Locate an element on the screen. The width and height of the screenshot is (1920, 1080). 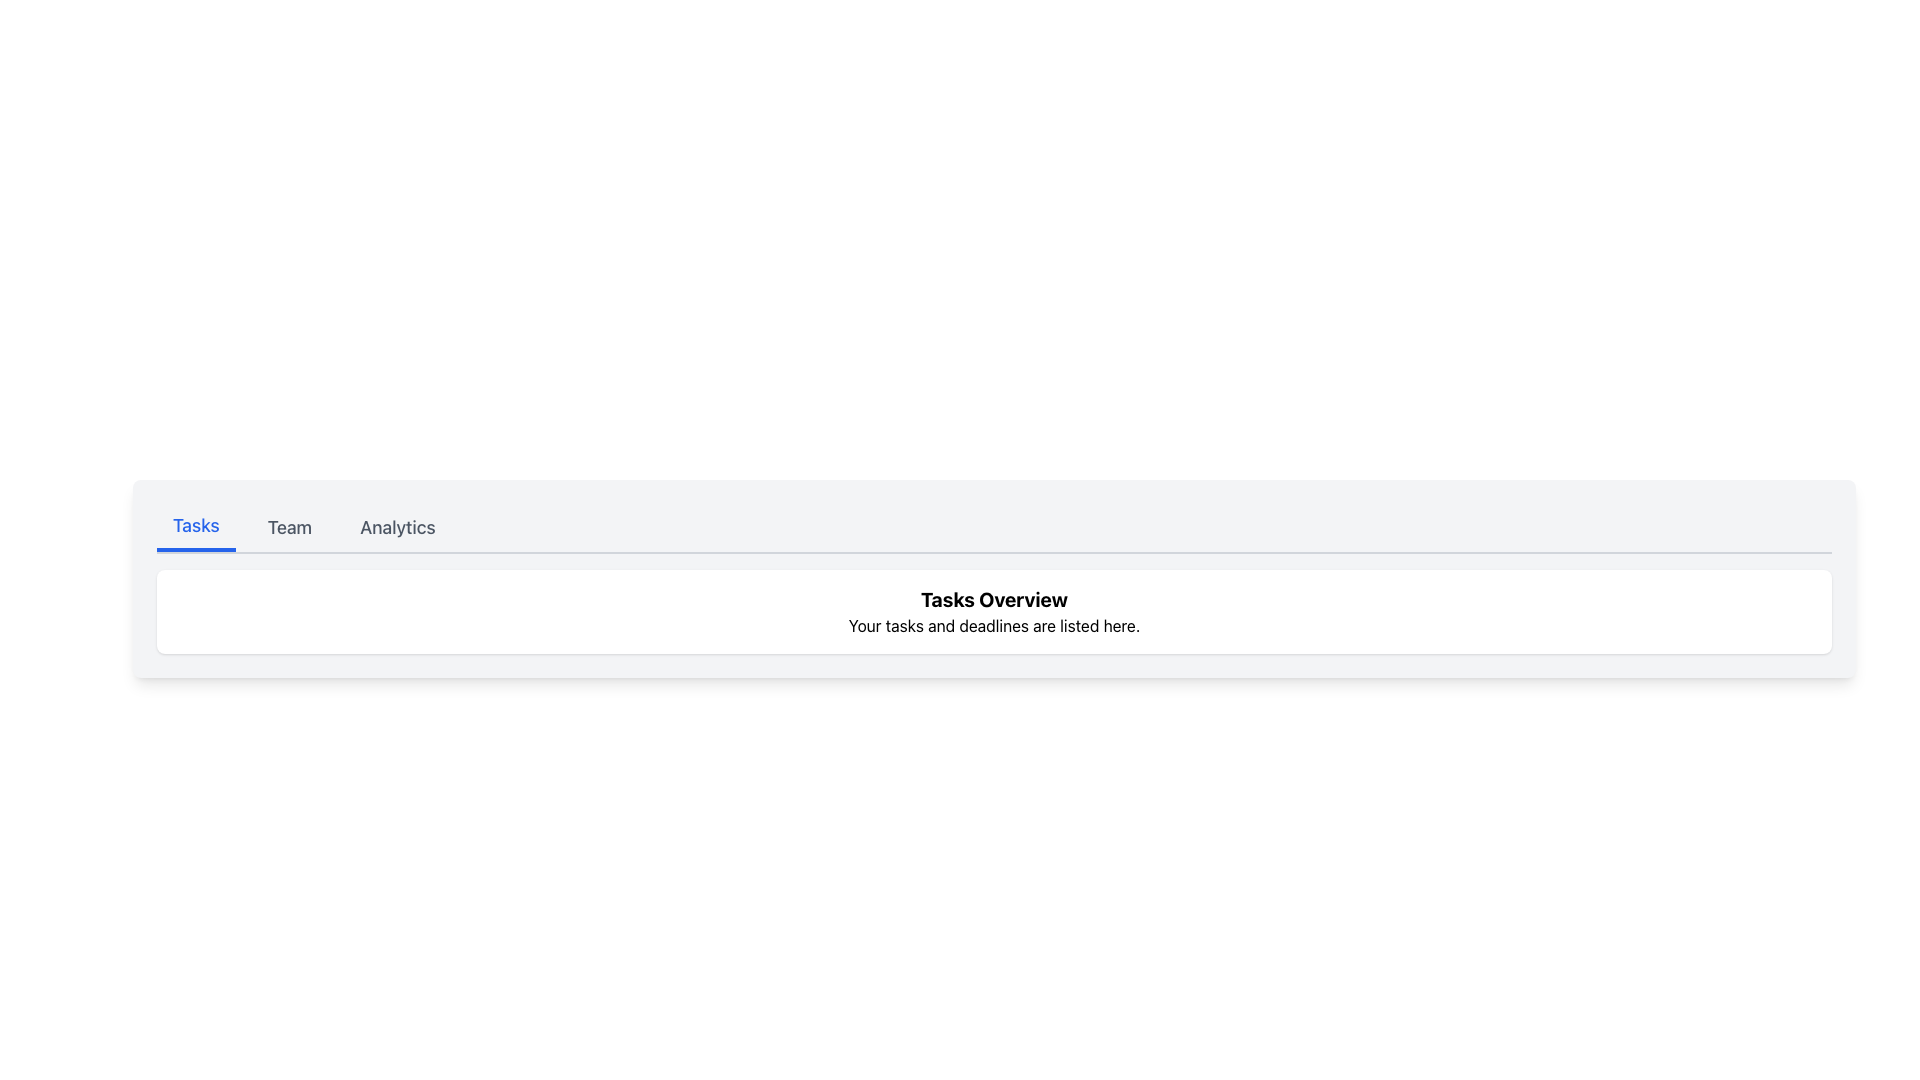
the bold text label displaying 'Tasks Overview' located at the top of its section is located at coordinates (994, 599).